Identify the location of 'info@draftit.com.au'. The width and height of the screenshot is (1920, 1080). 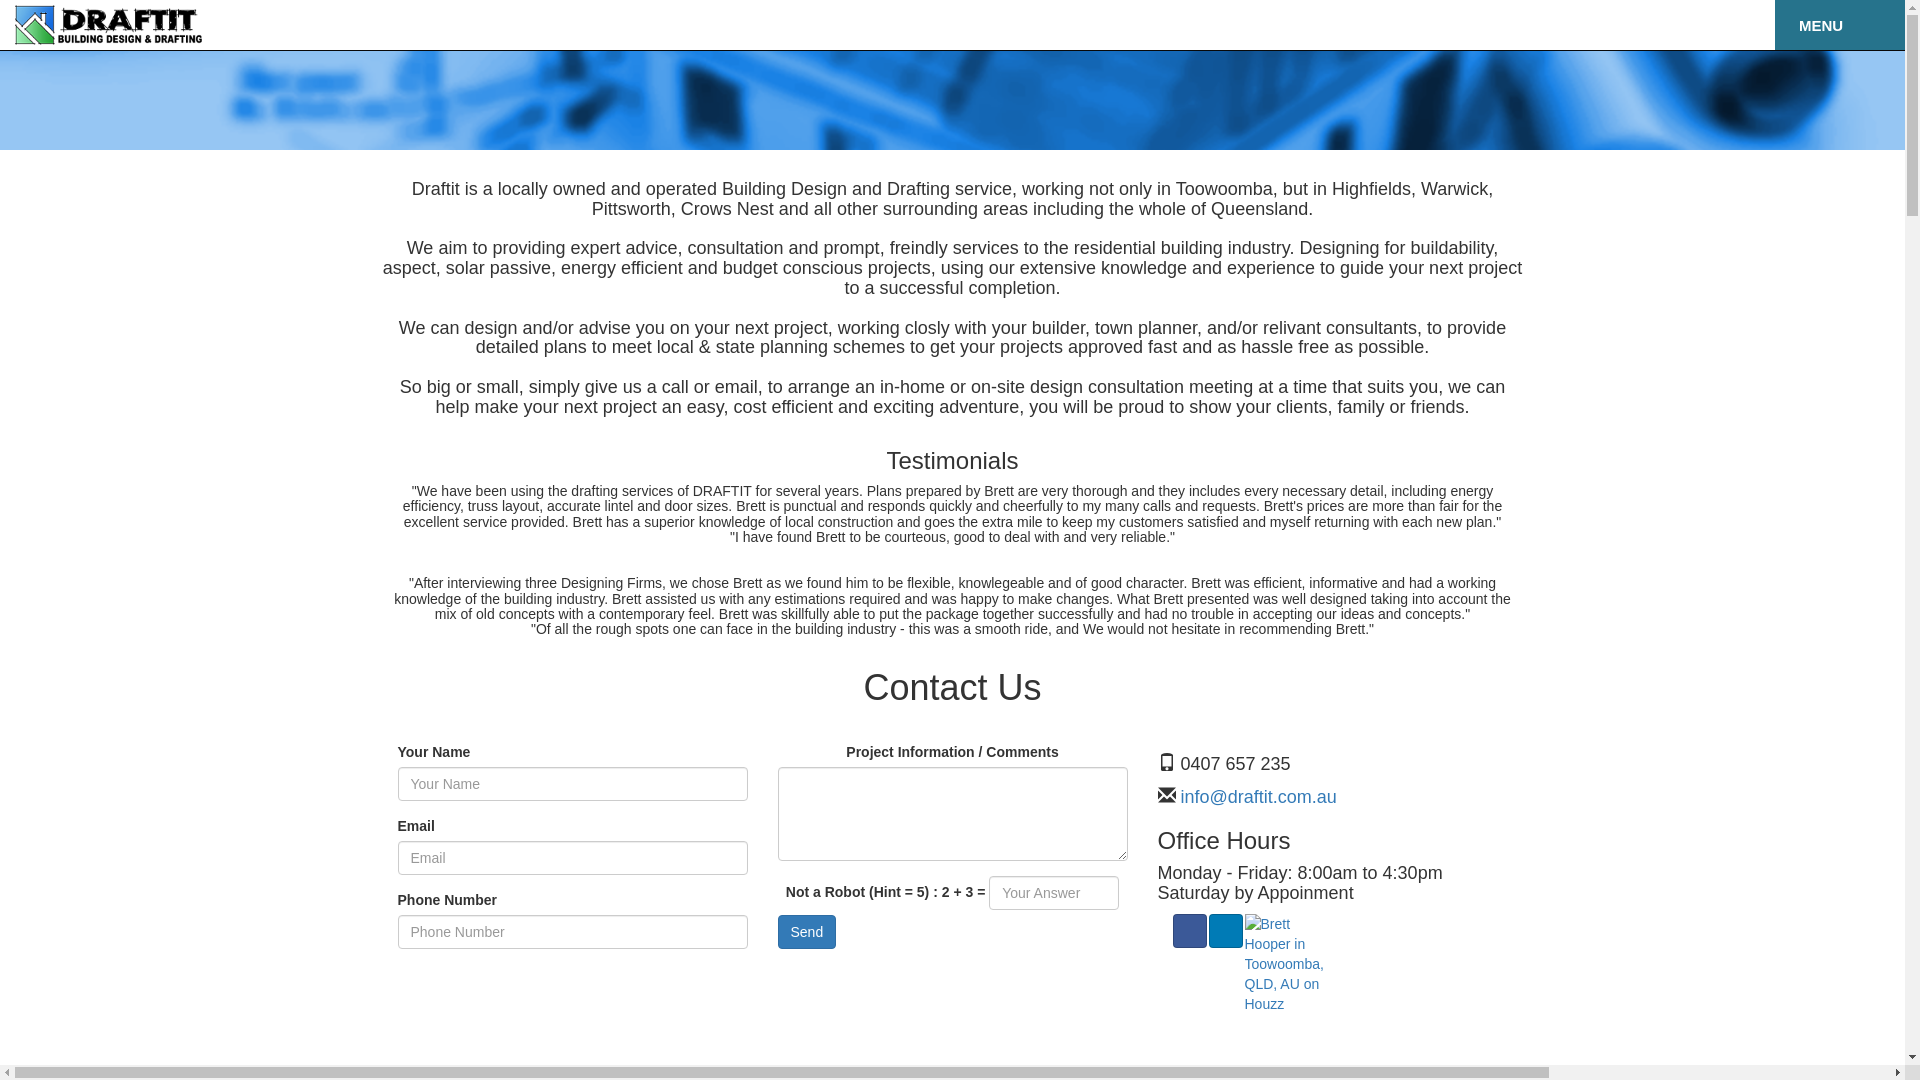
(1255, 796).